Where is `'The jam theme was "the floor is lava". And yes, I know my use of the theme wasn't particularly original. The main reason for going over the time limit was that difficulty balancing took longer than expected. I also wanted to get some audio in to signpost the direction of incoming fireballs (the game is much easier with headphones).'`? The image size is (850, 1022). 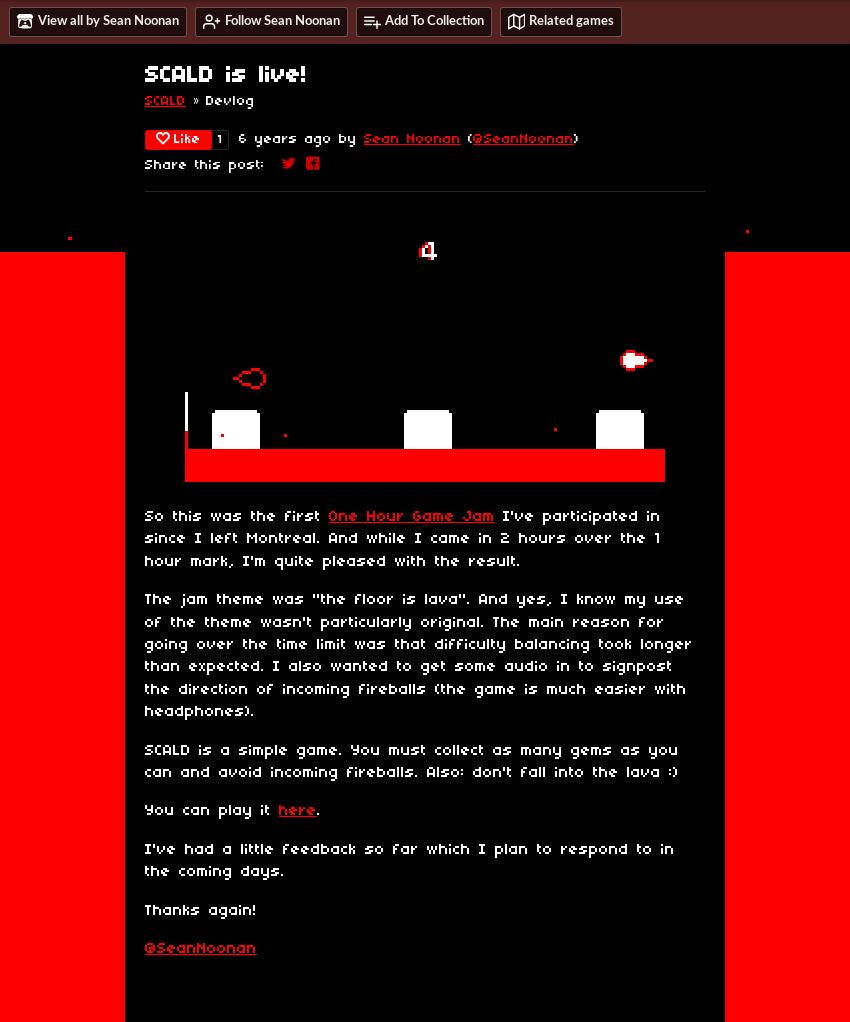
'The jam theme was "the floor is lava". And yes, I know my use of the theme wasn't particularly original. The main reason for going over the time limit was that difficulty balancing took longer than expected. I also wanted to get some audio in to signpost the direction of incoming fireballs (the game is much easier with headphones).' is located at coordinates (418, 656).